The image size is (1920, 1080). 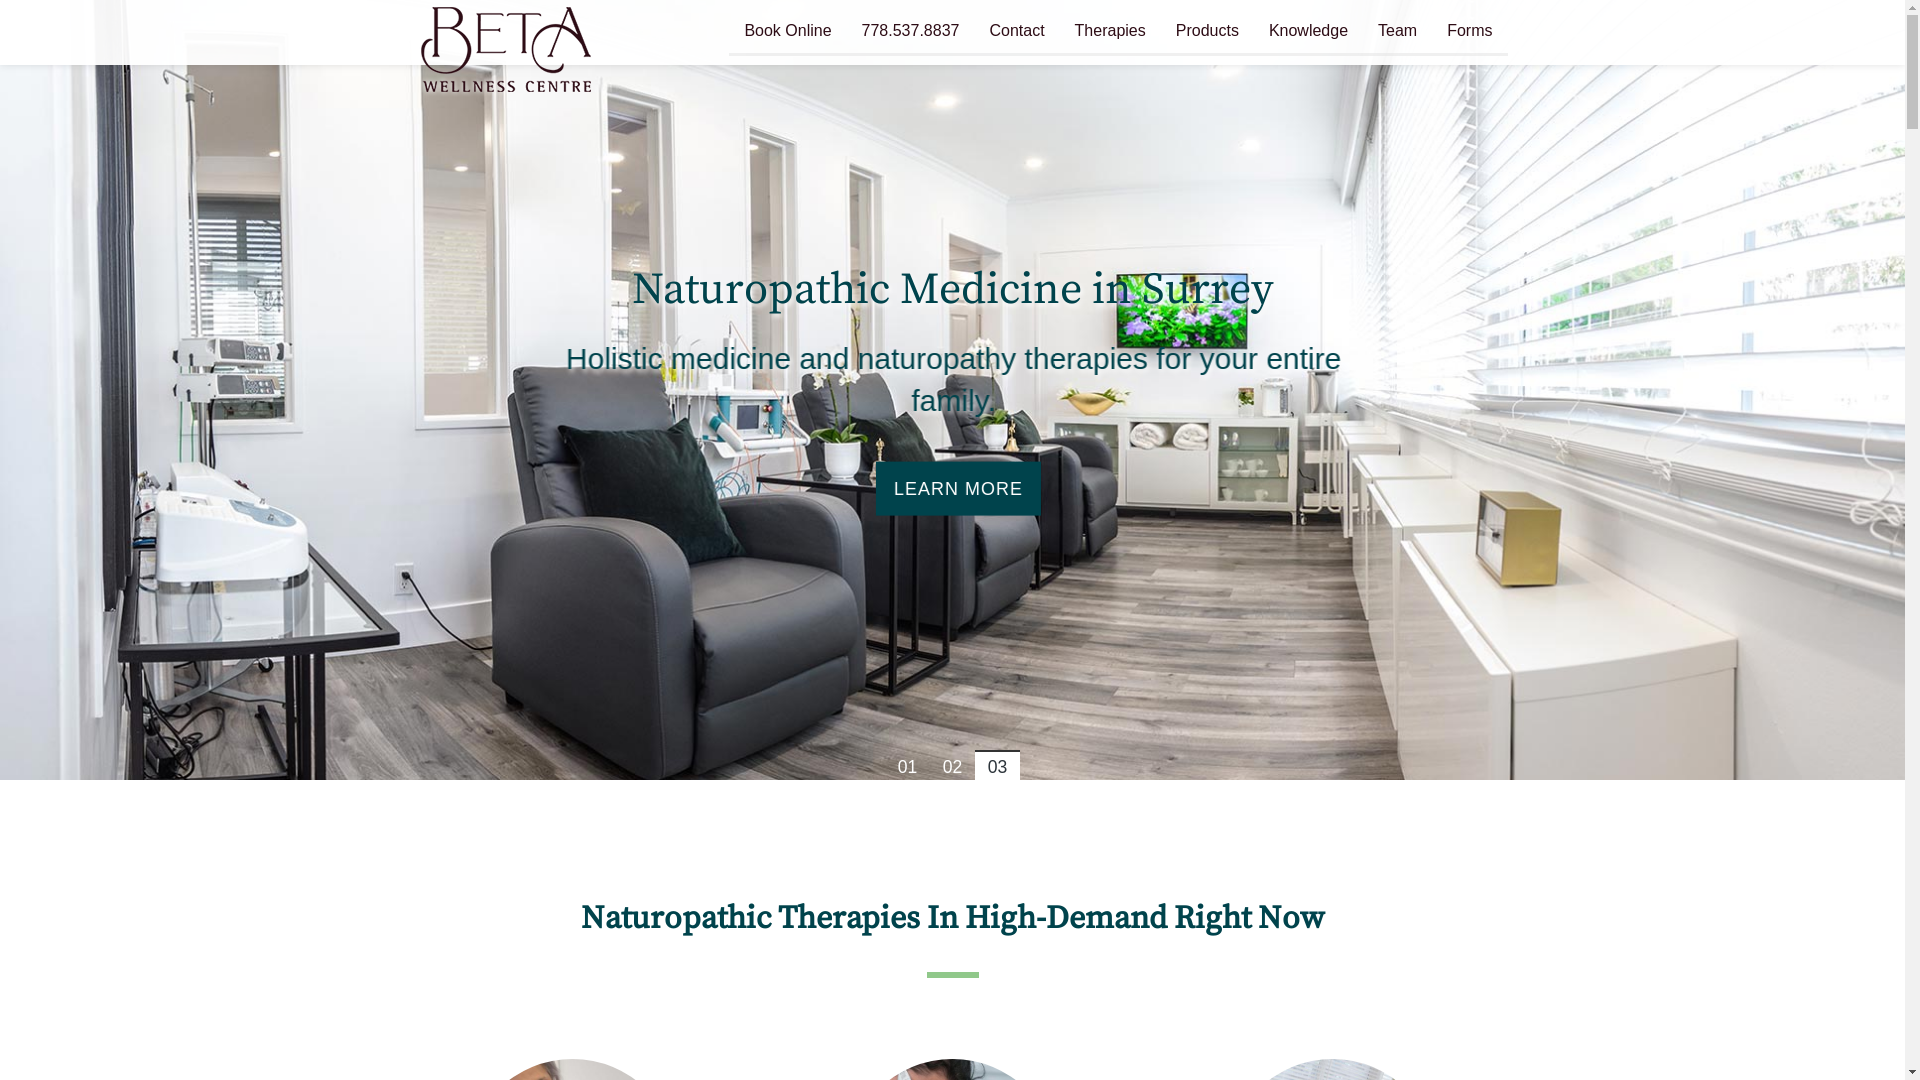 What do you see at coordinates (1252, 33) in the screenshot?
I see `'Knowledge'` at bounding box center [1252, 33].